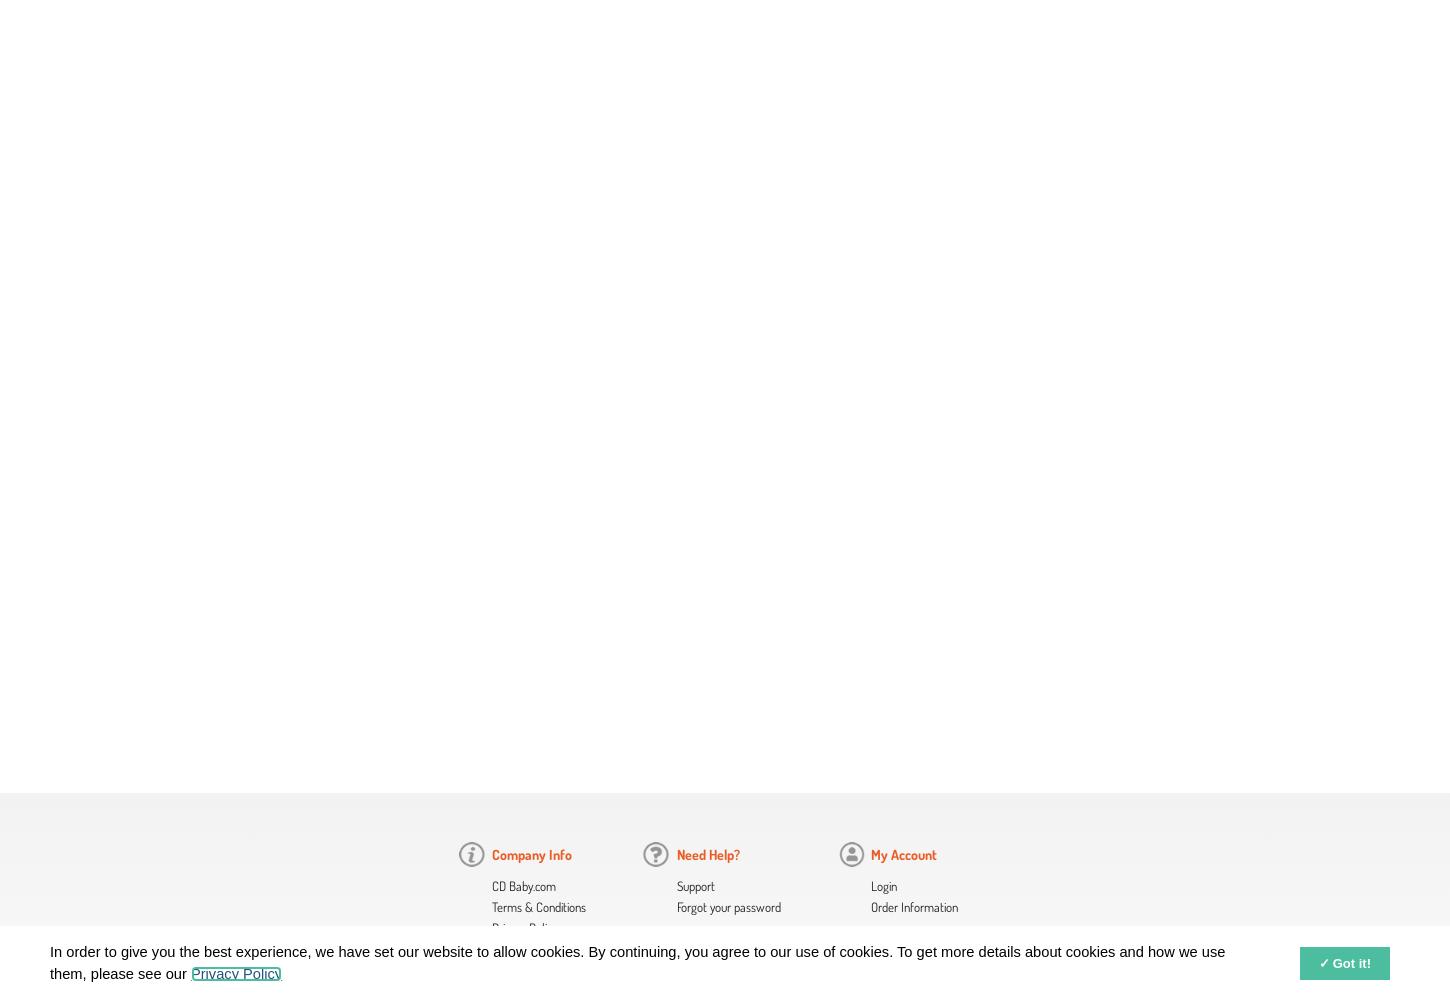 Image resolution: width=1450 pixels, height=1000 pixels. I want to click on 'My Account', so click(902, 853).